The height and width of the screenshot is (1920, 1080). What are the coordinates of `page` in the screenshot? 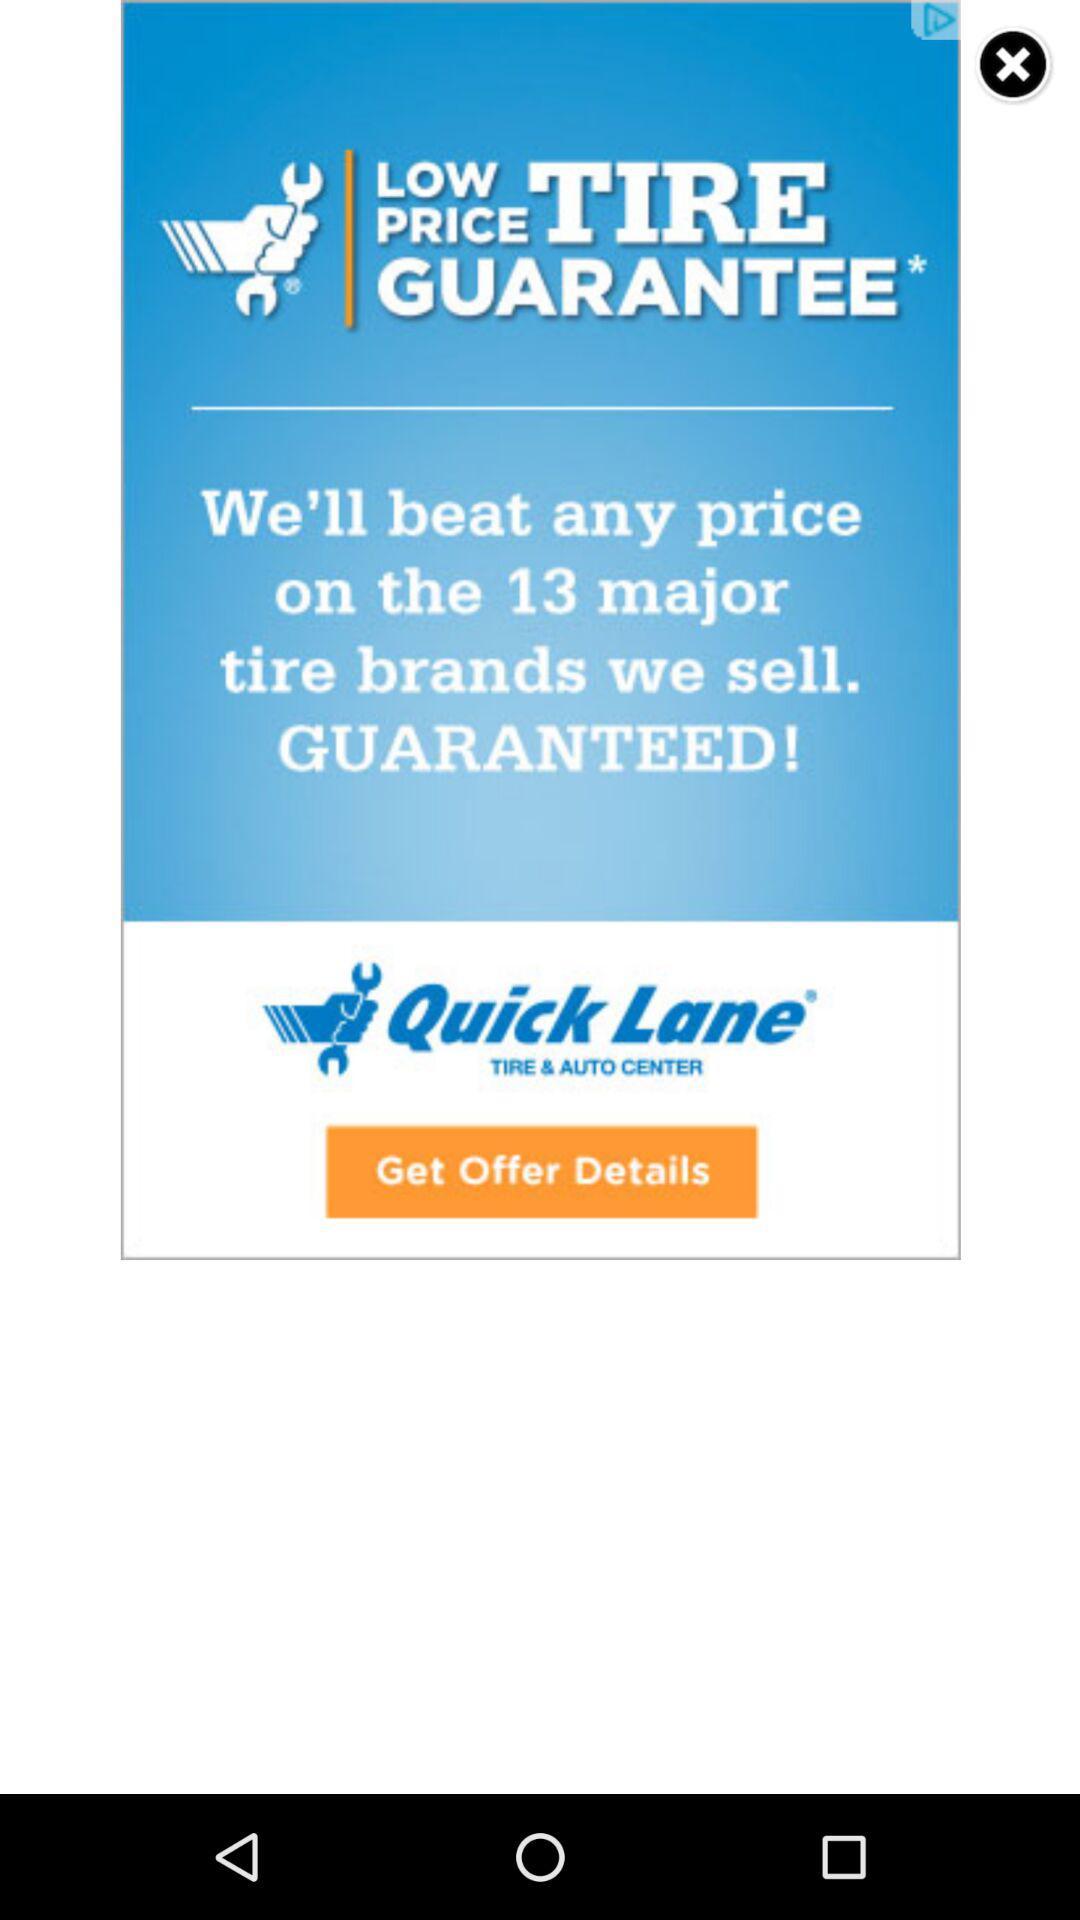 It's located at (1014, 65).